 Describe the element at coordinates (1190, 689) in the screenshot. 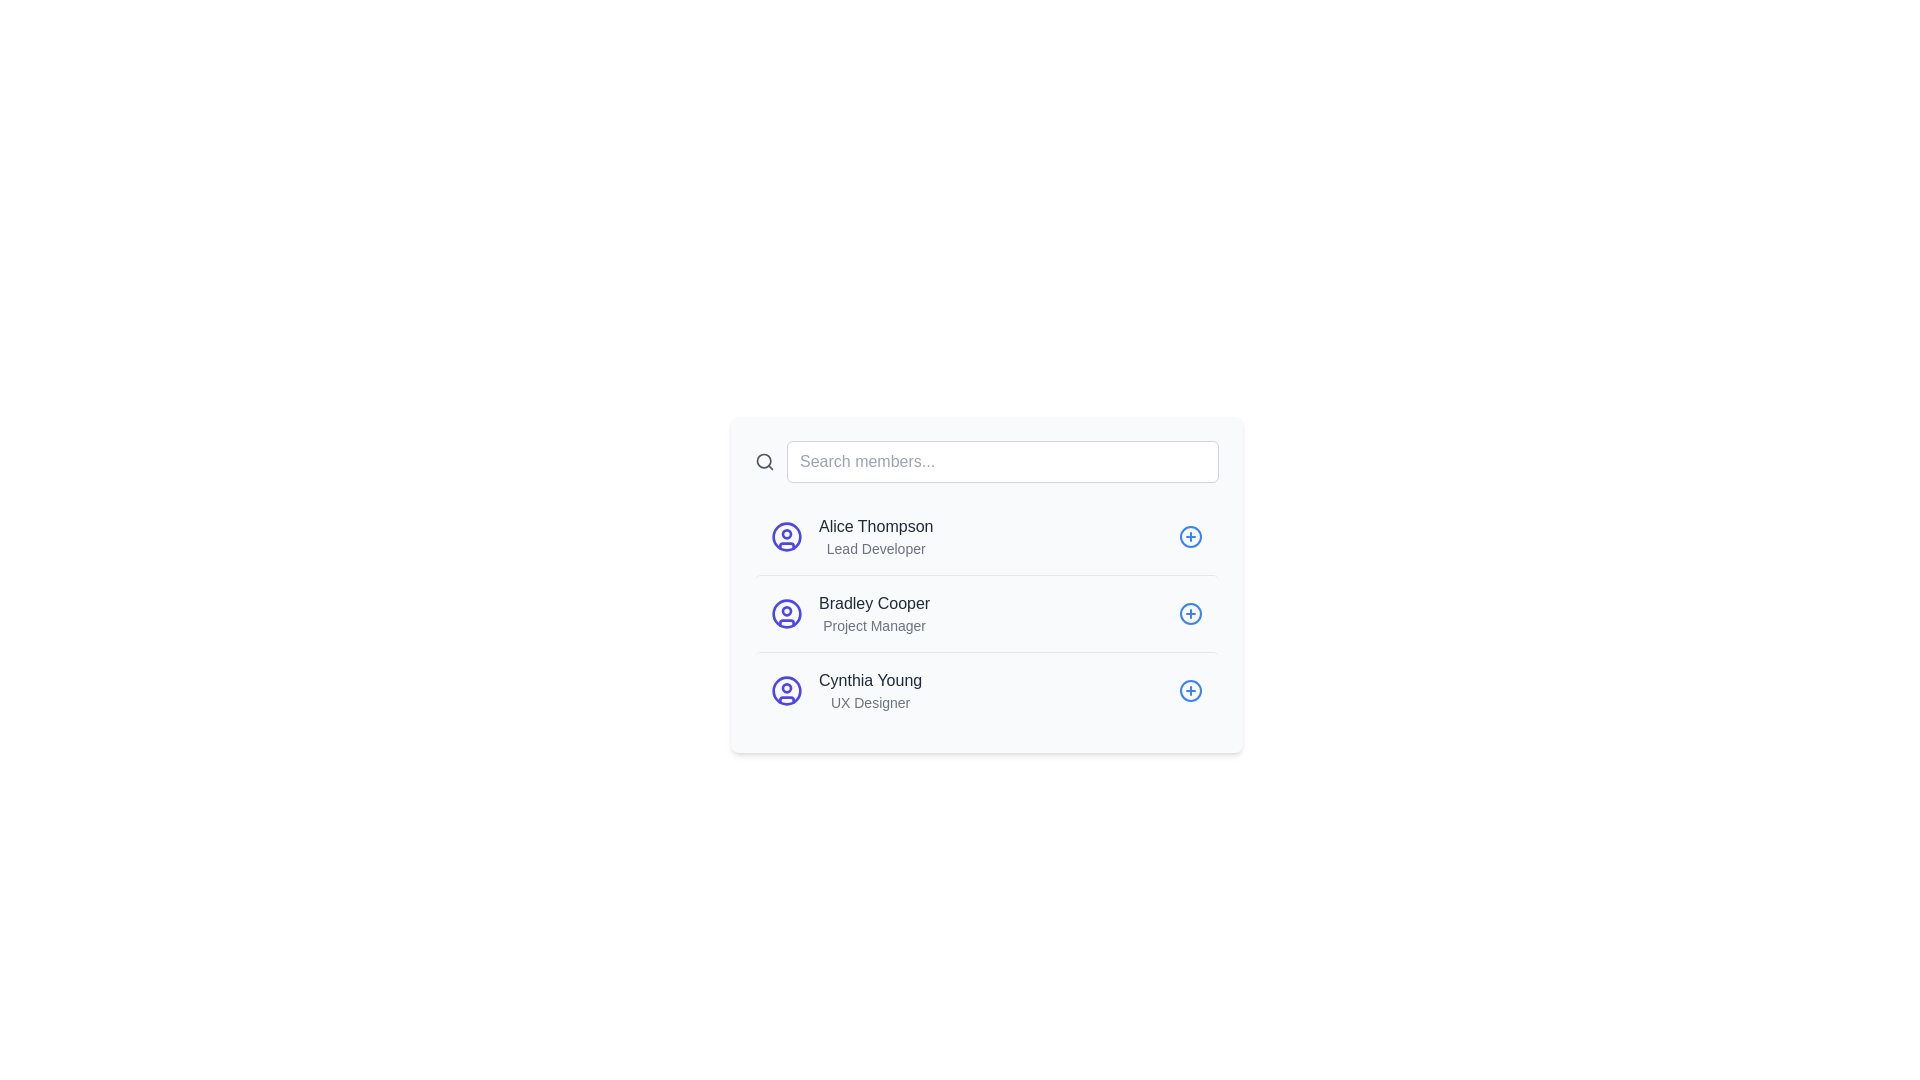

I see `the center of the circular SVG icon that is part of the action button for 'Cynthia Young', located to the right of the third list item` at that location.